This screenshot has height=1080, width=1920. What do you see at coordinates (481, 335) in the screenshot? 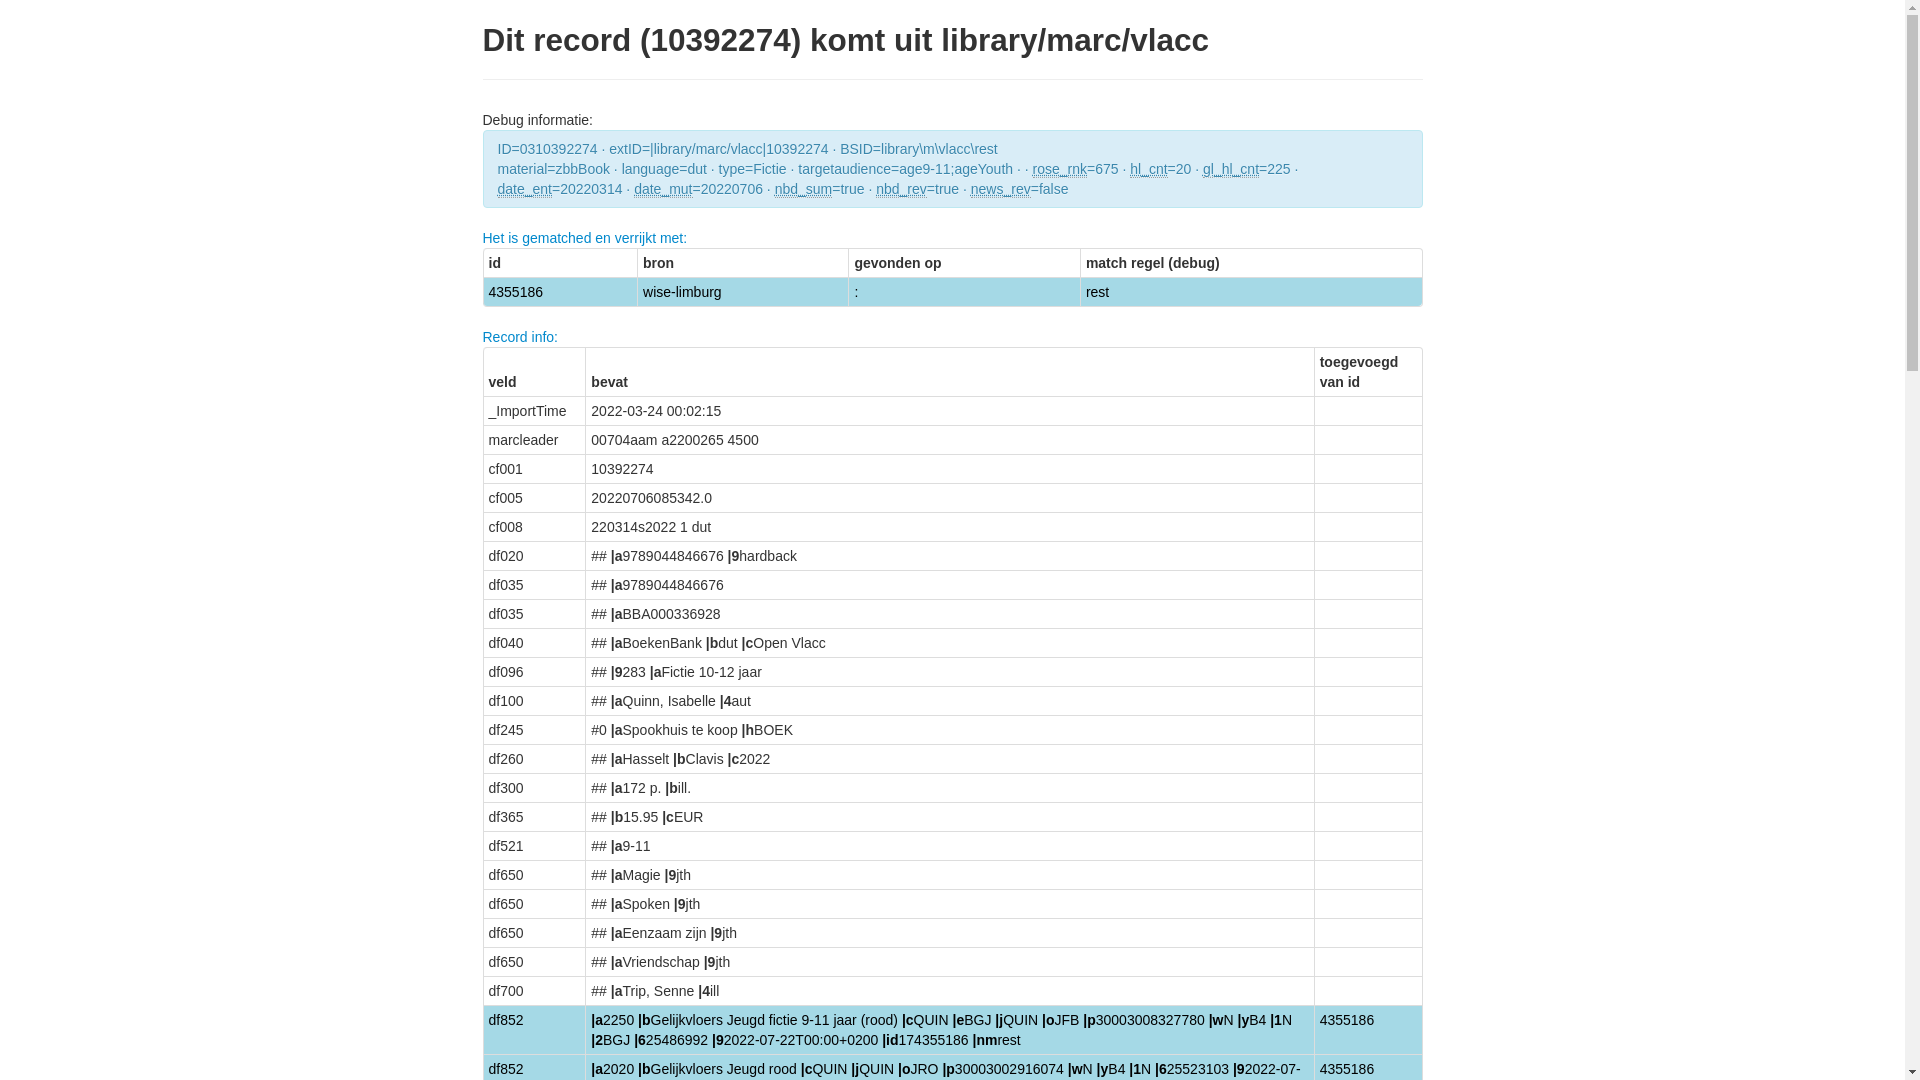
I see `'Record info:'` at bounding box center [481, 335].